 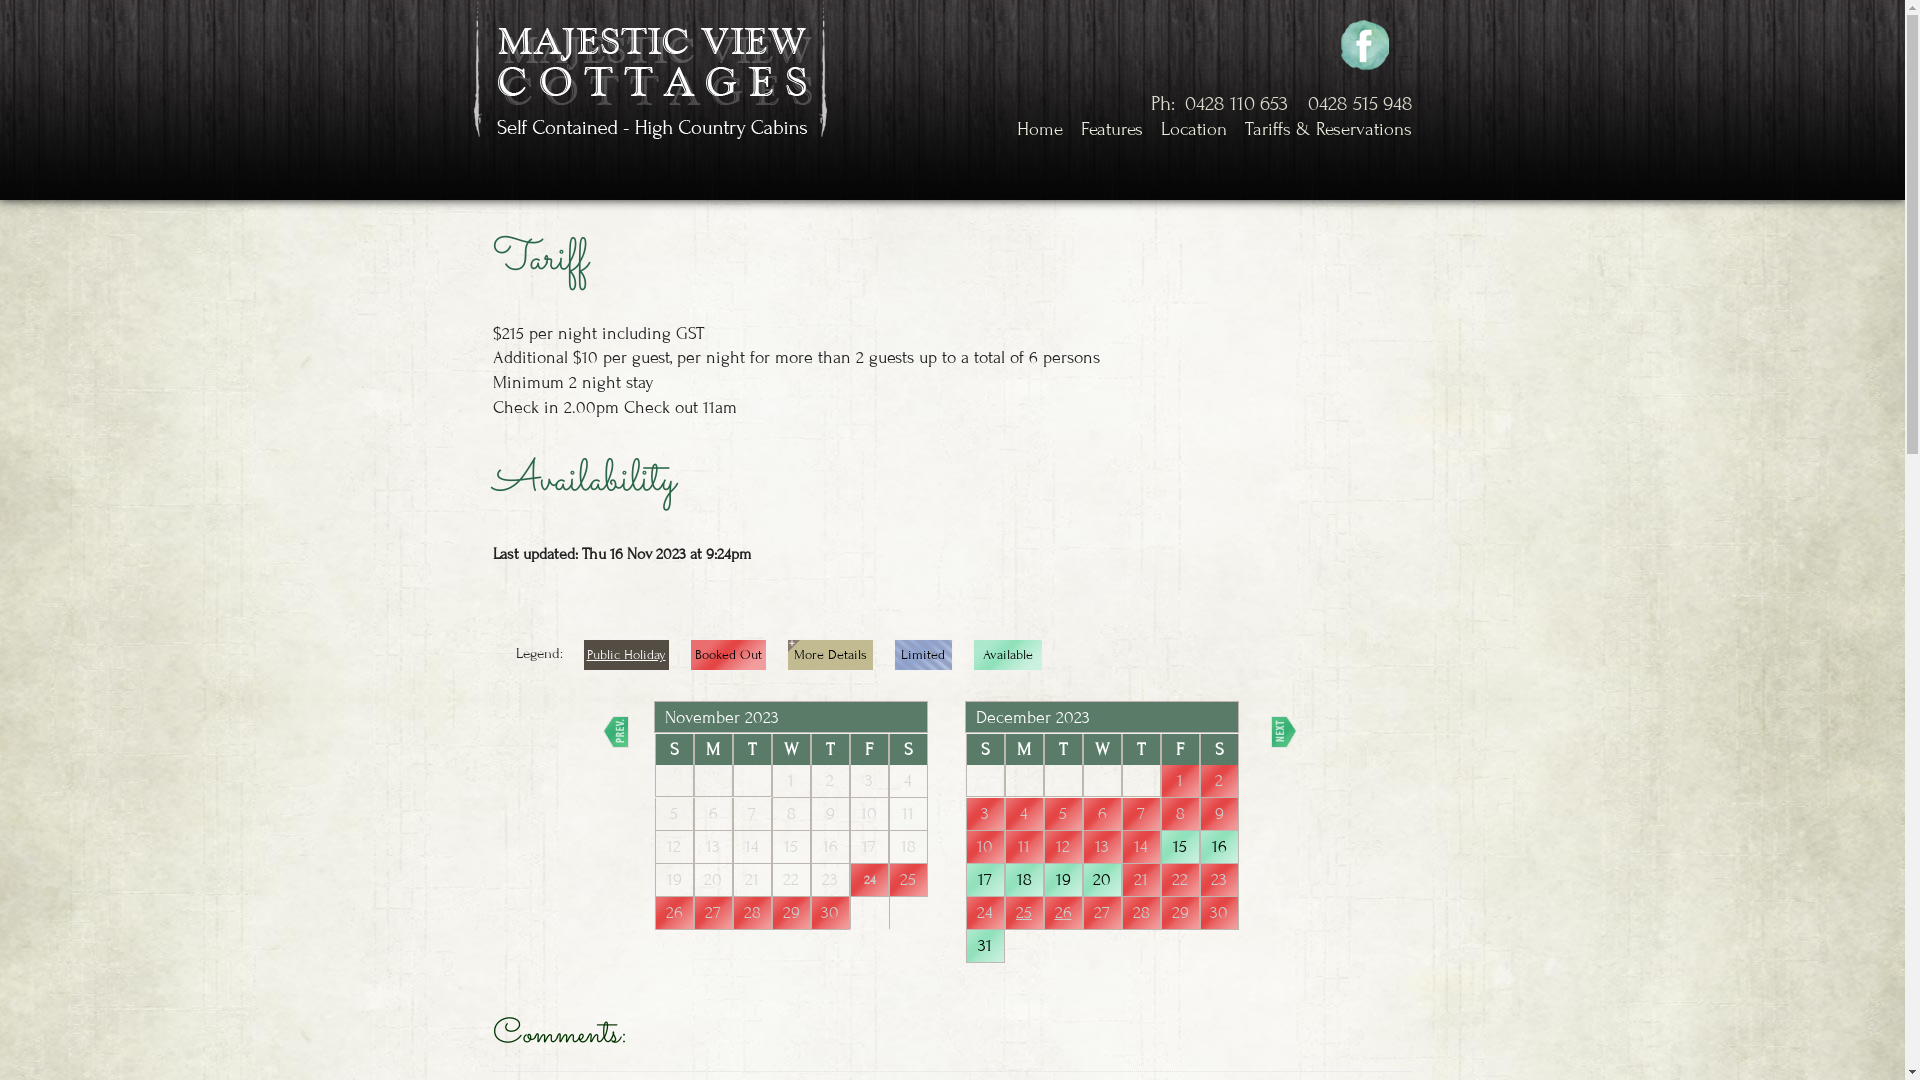 What do you see at coordinates (1308, 104) in the screenshot?
I see `'0428 515 948'` at bounding box center [1308, 104].